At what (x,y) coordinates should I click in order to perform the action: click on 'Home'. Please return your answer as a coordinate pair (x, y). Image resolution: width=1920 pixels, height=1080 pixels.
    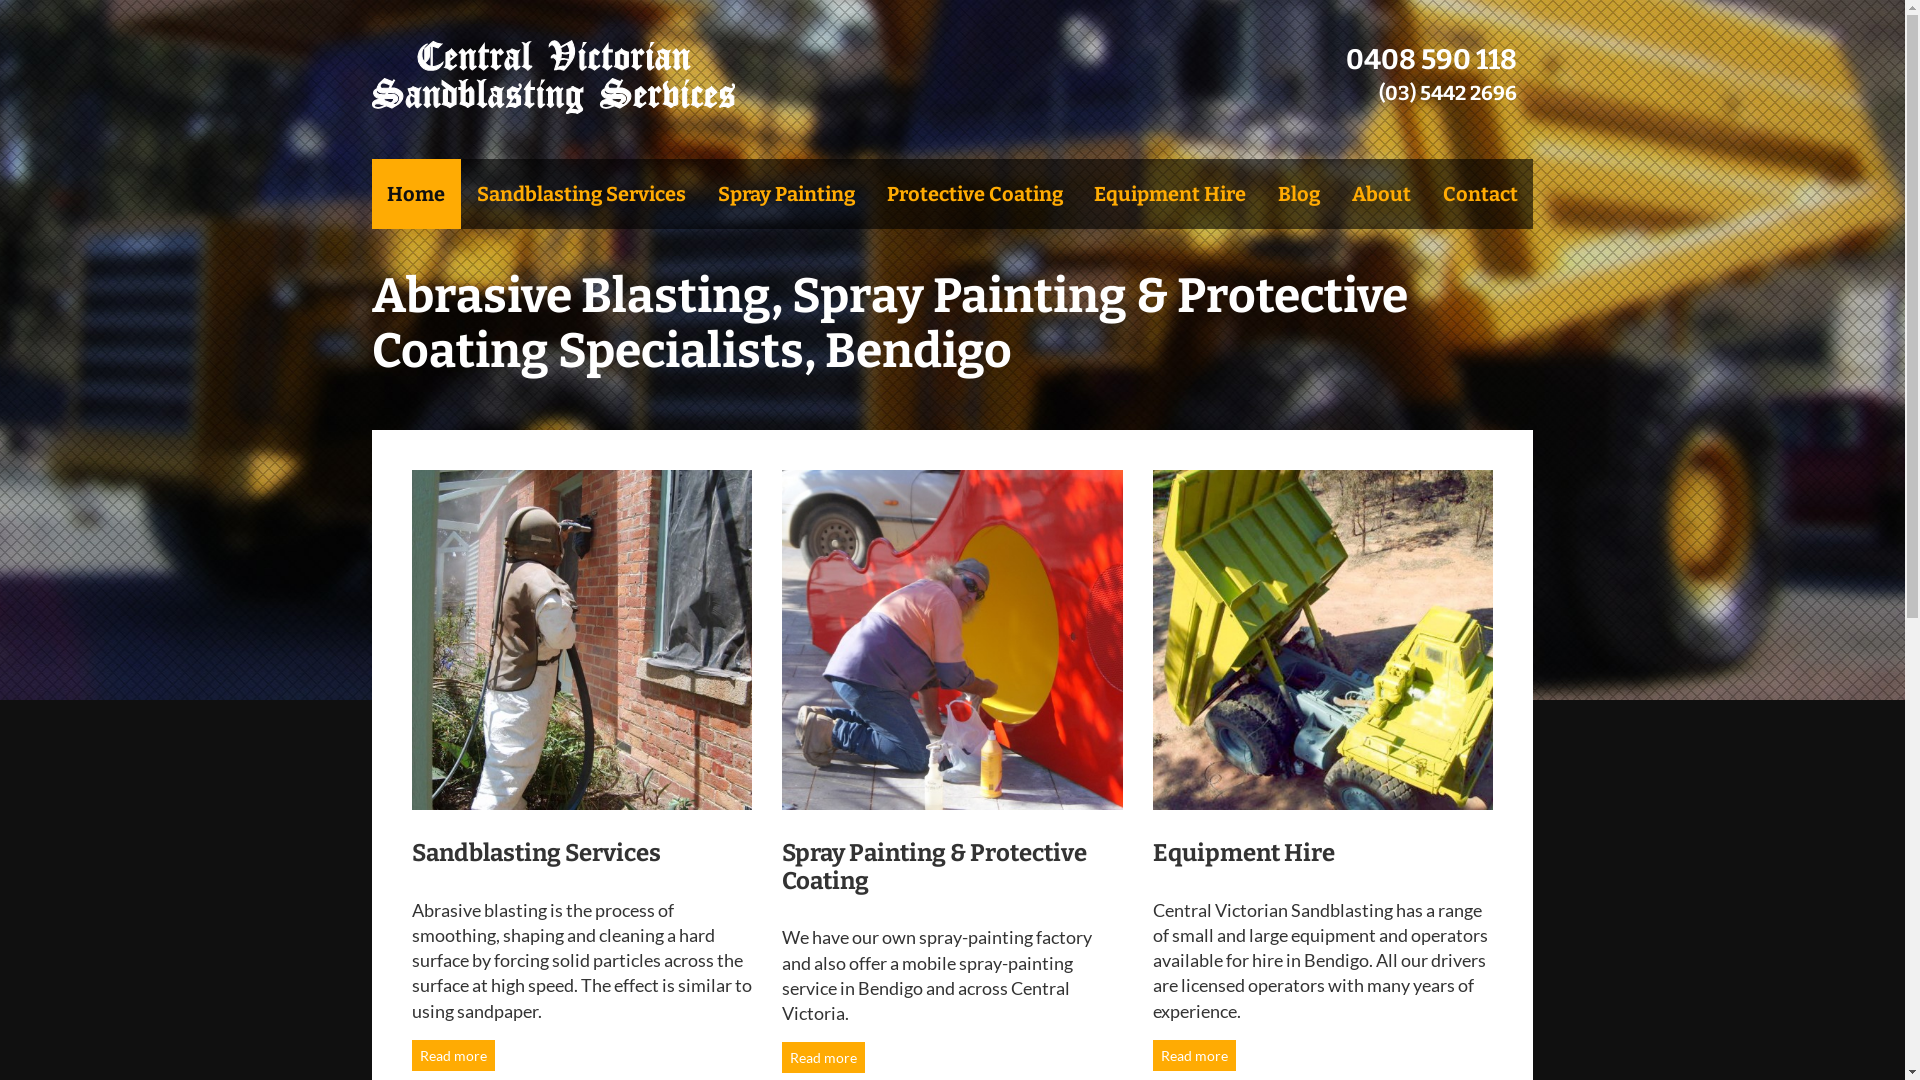
    Looking at the image, I should click on (416, 193).